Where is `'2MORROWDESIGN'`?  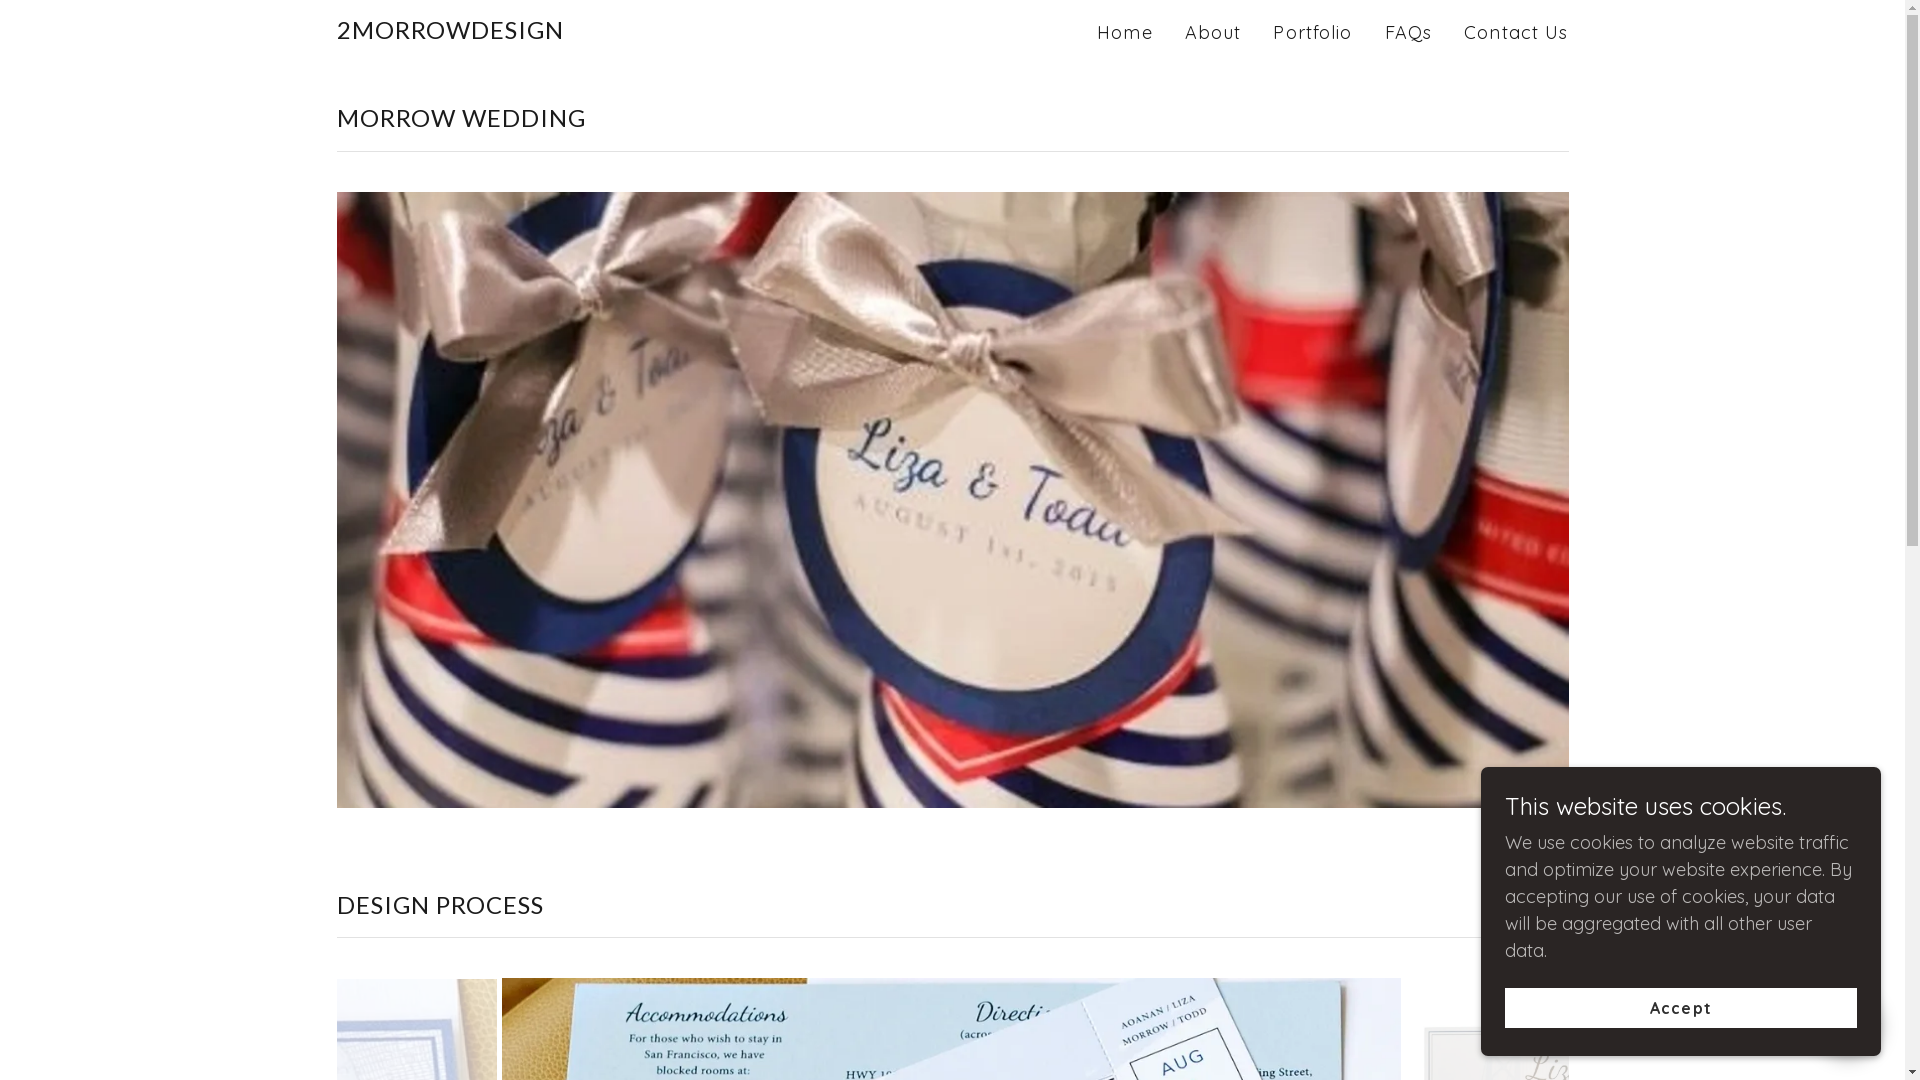
'2MORROWDESIGN' is located at coordinates (336, 32).